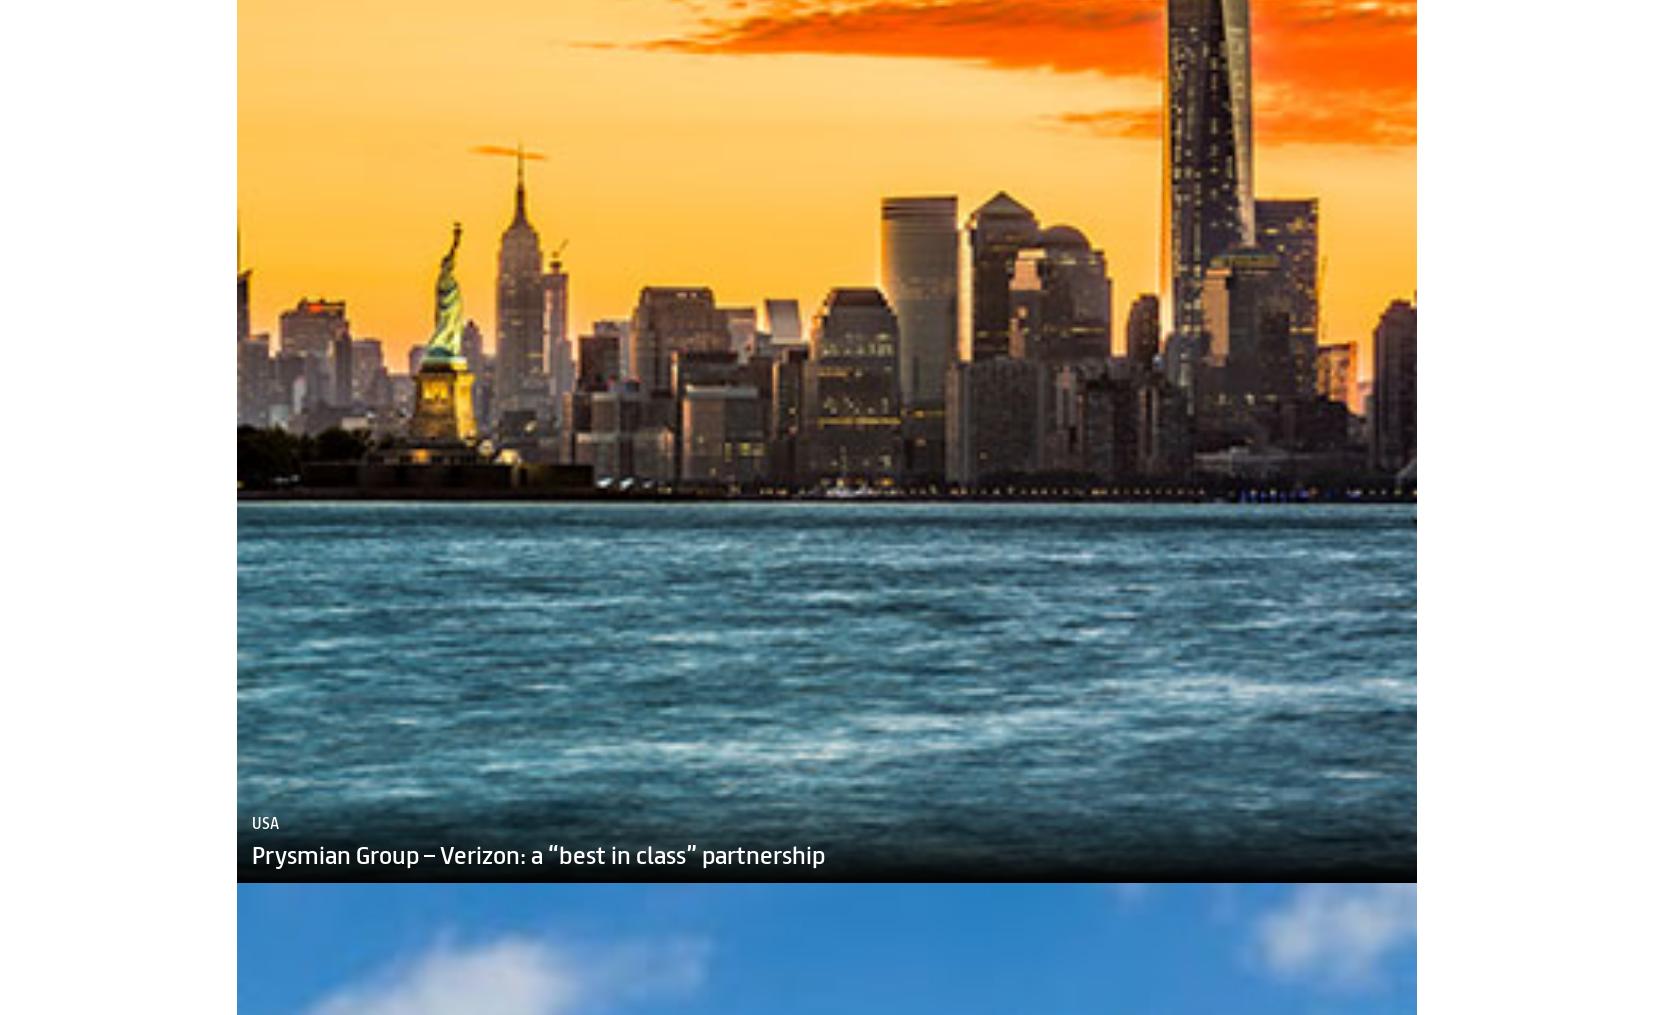 Image resolution: width=1654 pixels, height=1015 pixels. What do you see at coordinates (290, 730) in the screenshot?
I see `'Middle East'` at bounding box center [290, 730].